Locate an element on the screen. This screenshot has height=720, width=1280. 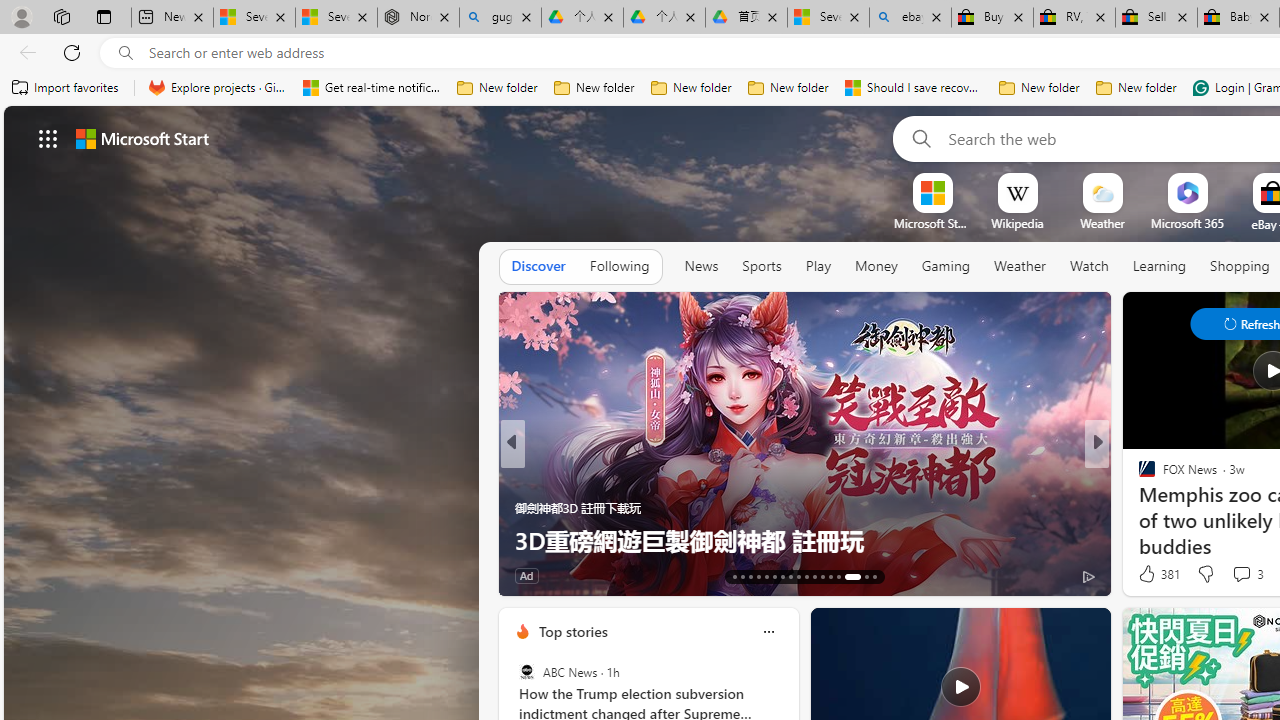
'AutomationID: waffle' is located at coordinates (48, 137).